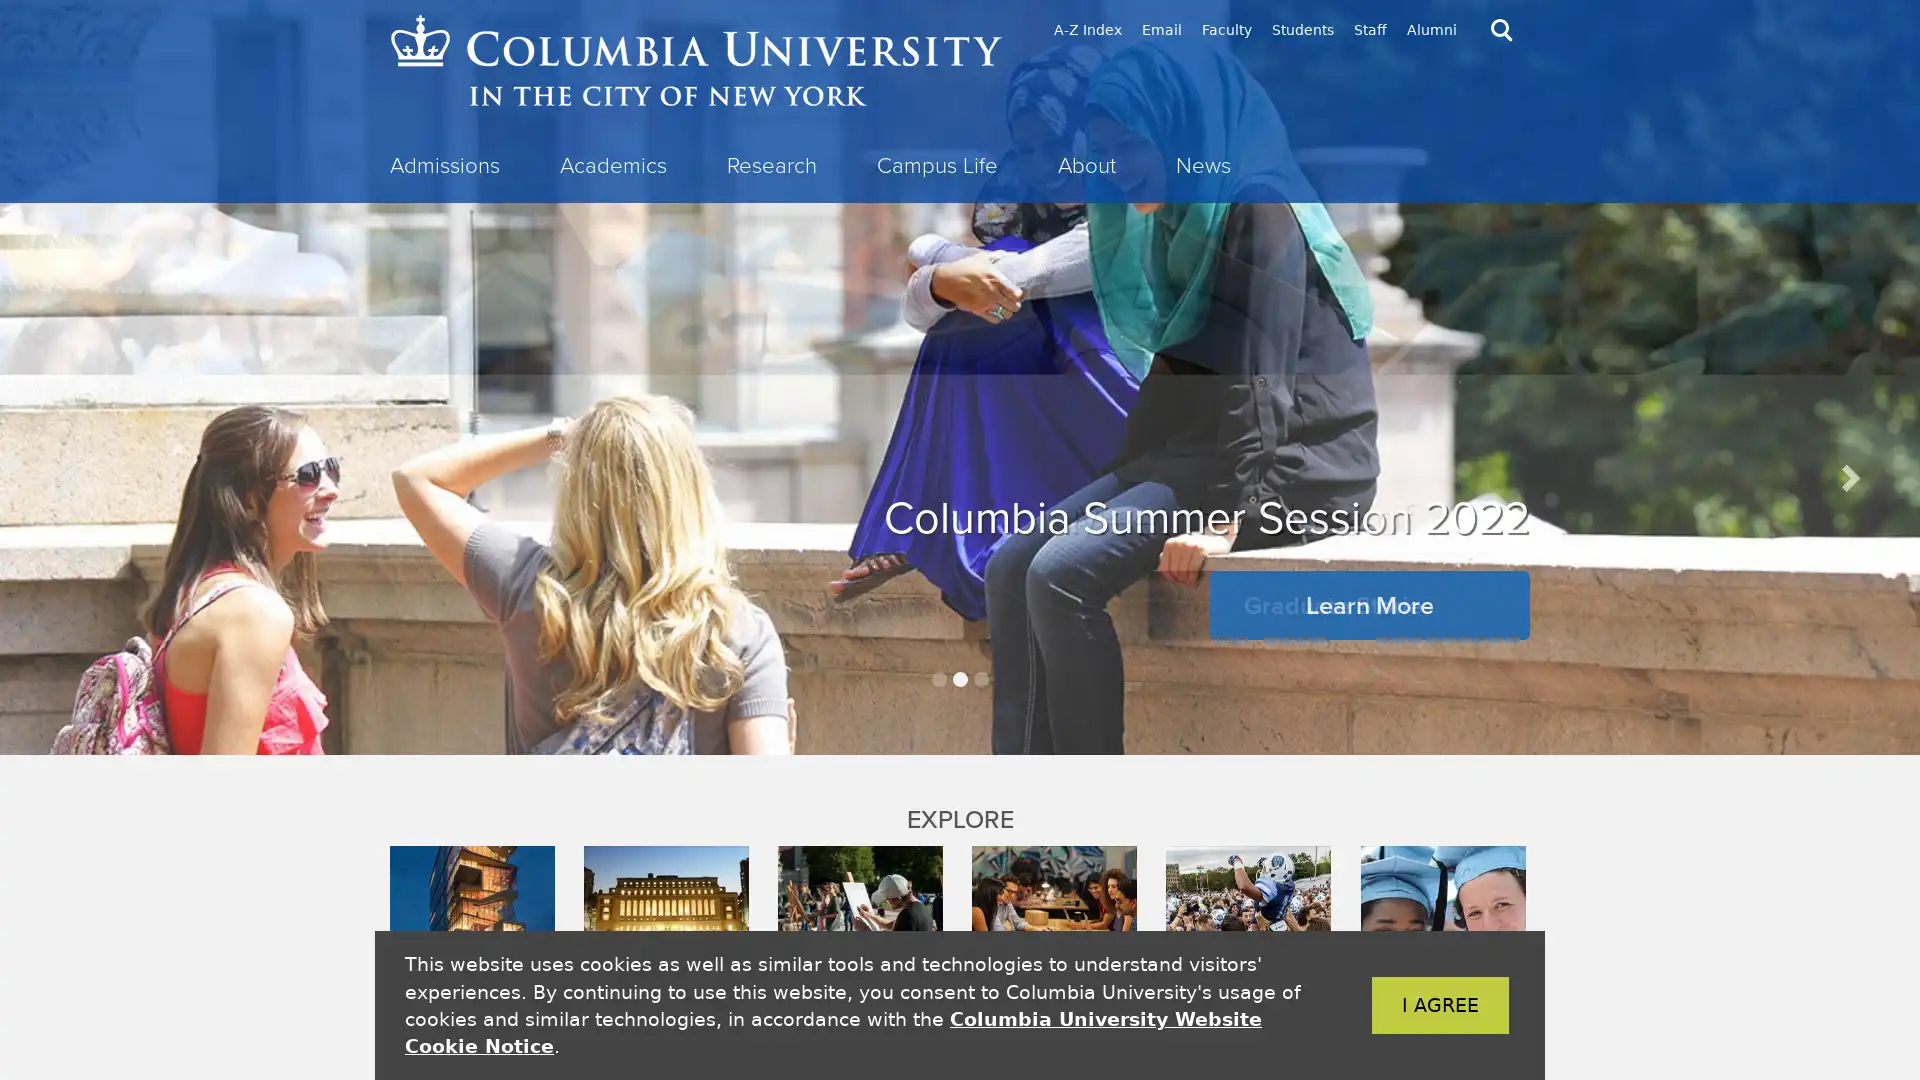 The width and height of the screenshot is (1920, 1080). What do you see at coordinates (1339, 604) in the screenshot?
I see `Graduate Stories` at bounding box center [1339, 604].